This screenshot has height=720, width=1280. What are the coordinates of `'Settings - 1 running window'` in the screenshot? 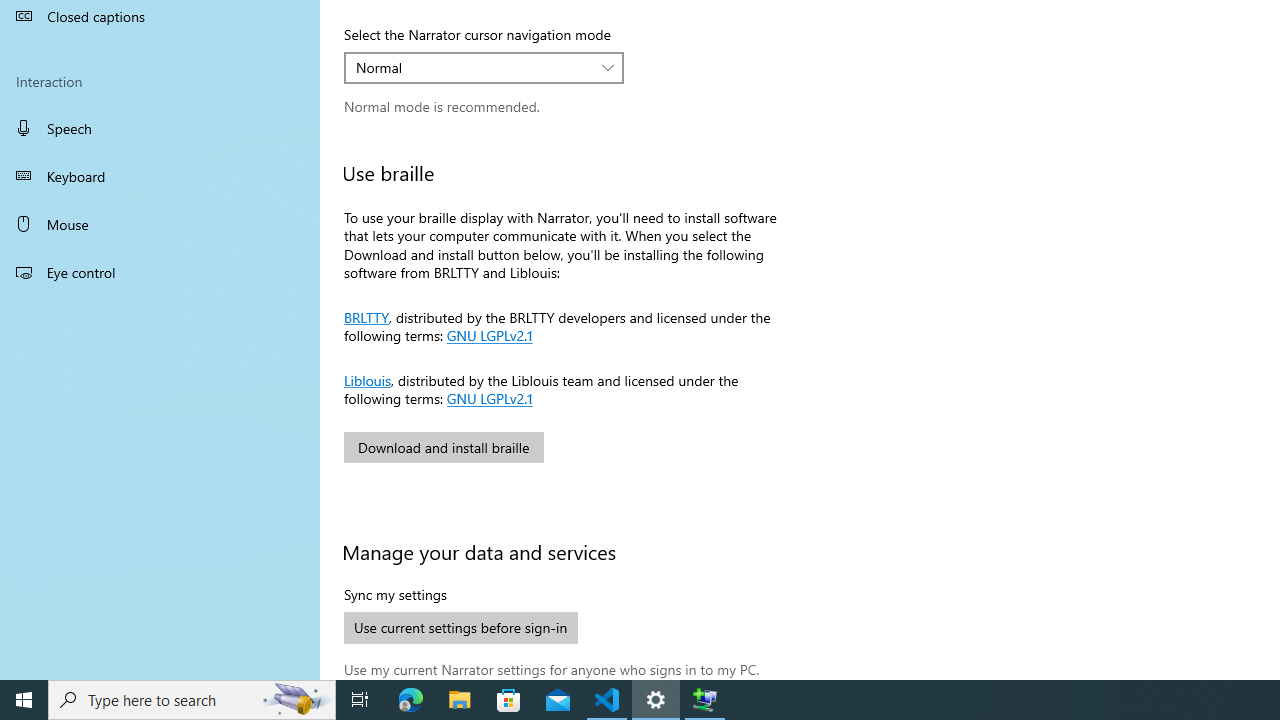 It's located at (656, 698).